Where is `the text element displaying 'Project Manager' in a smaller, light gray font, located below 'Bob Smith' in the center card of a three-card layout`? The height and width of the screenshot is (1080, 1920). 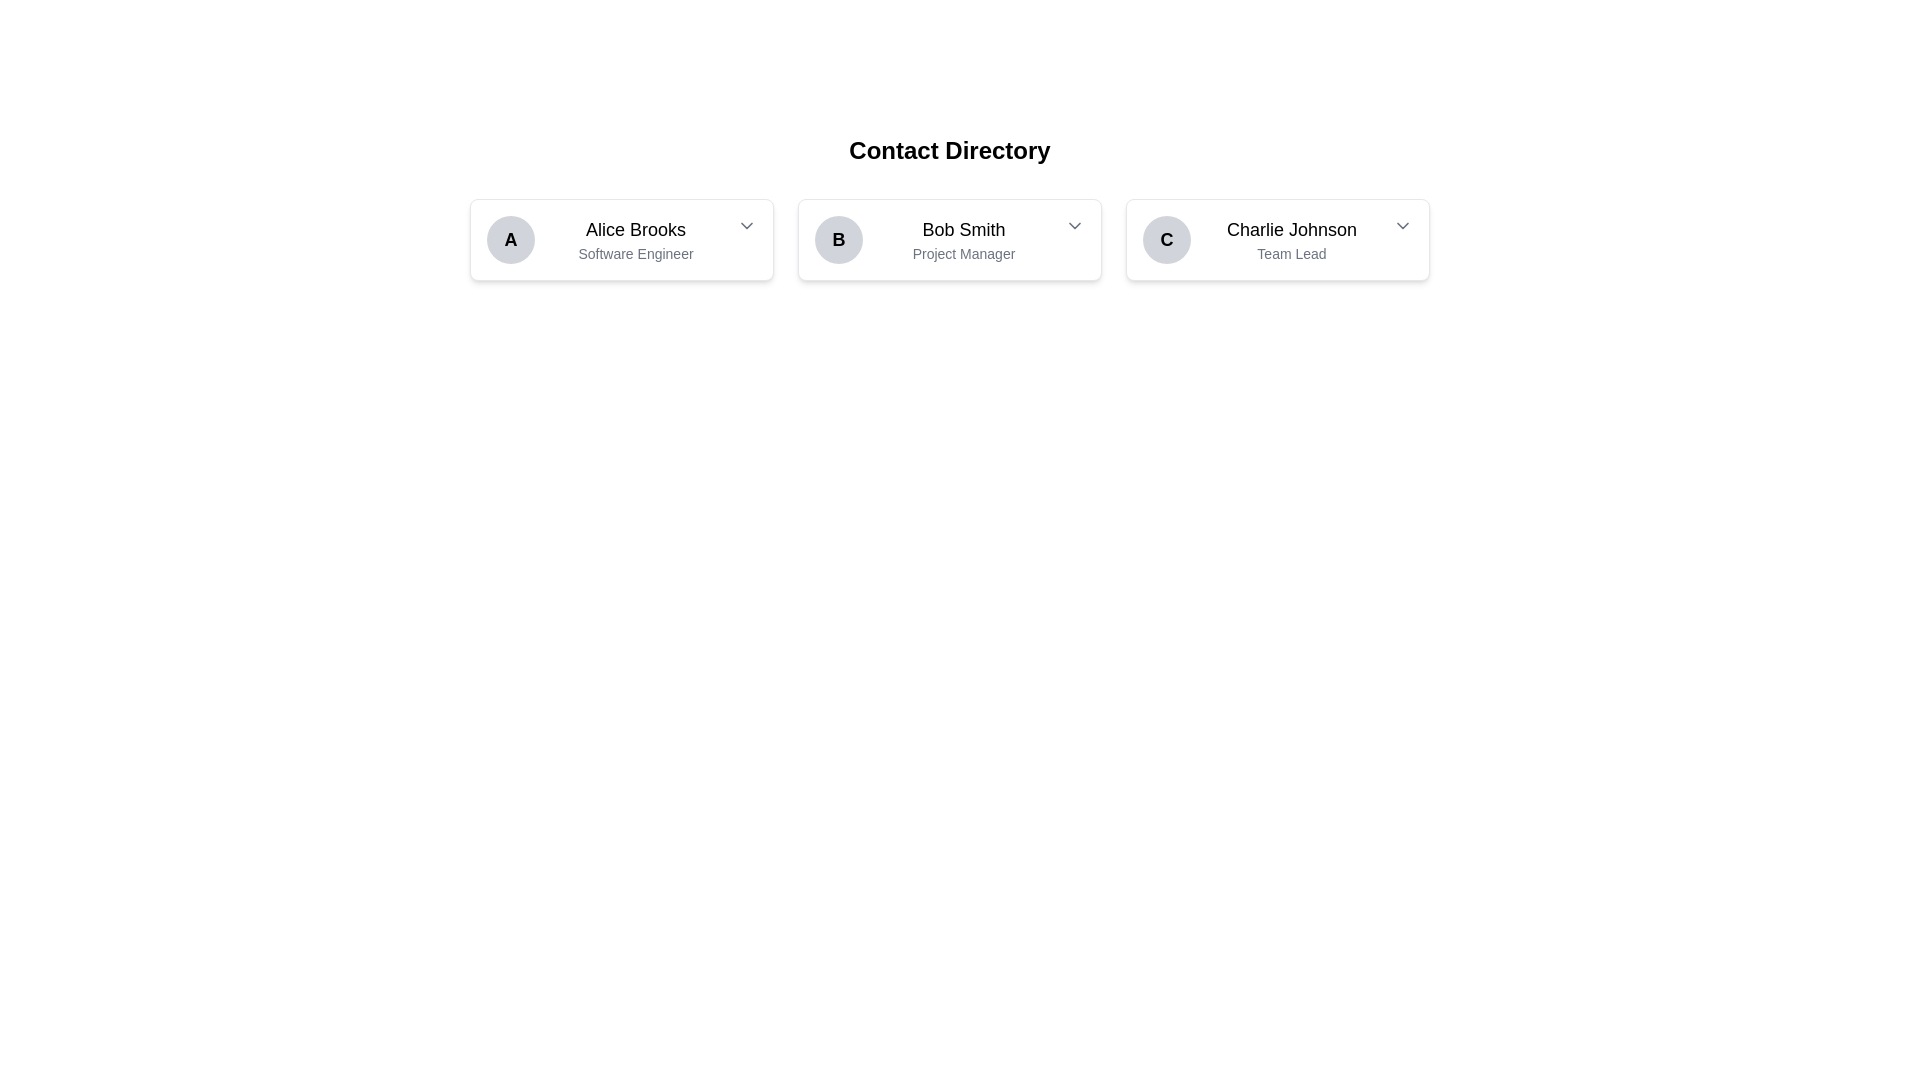
the text element displaying 'Project Manager' in a smaller, light gray font, located below 'Bob Smith' in the center card of a three-card layout is located at coordinates (964, 253).